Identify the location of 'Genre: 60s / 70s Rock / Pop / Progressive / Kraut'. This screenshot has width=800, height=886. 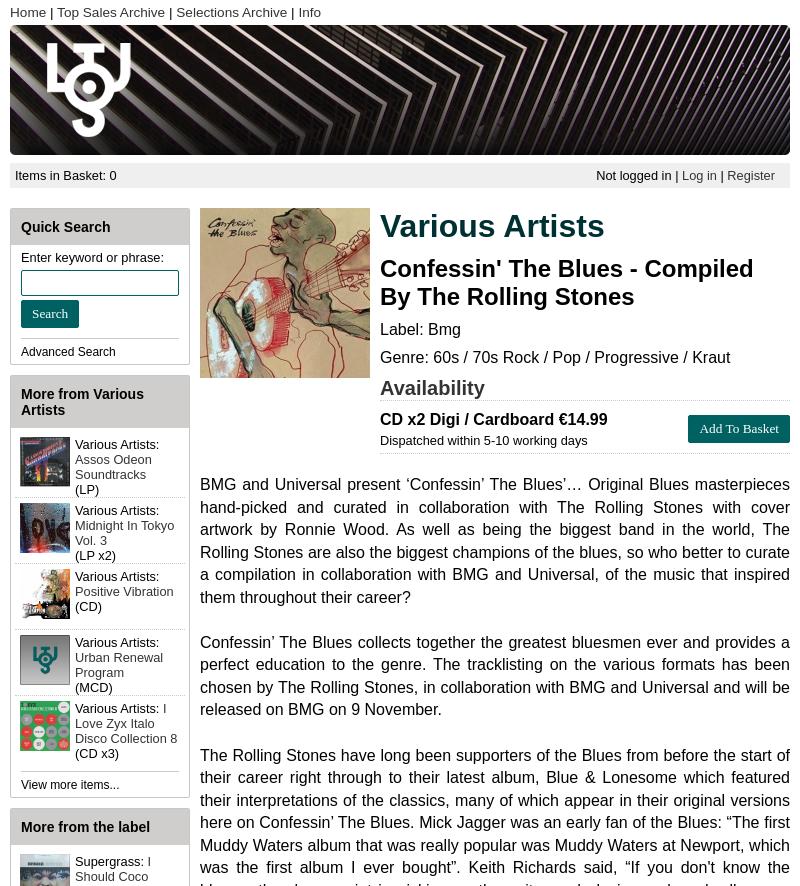
(554, 357).